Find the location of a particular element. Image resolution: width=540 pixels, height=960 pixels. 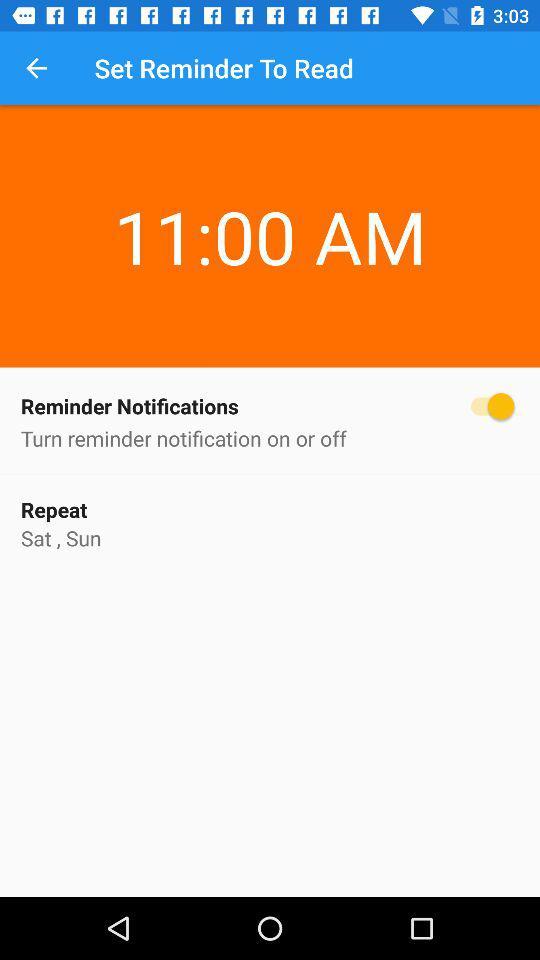

the reminder notifications icon is located at coordinates (270, 405).